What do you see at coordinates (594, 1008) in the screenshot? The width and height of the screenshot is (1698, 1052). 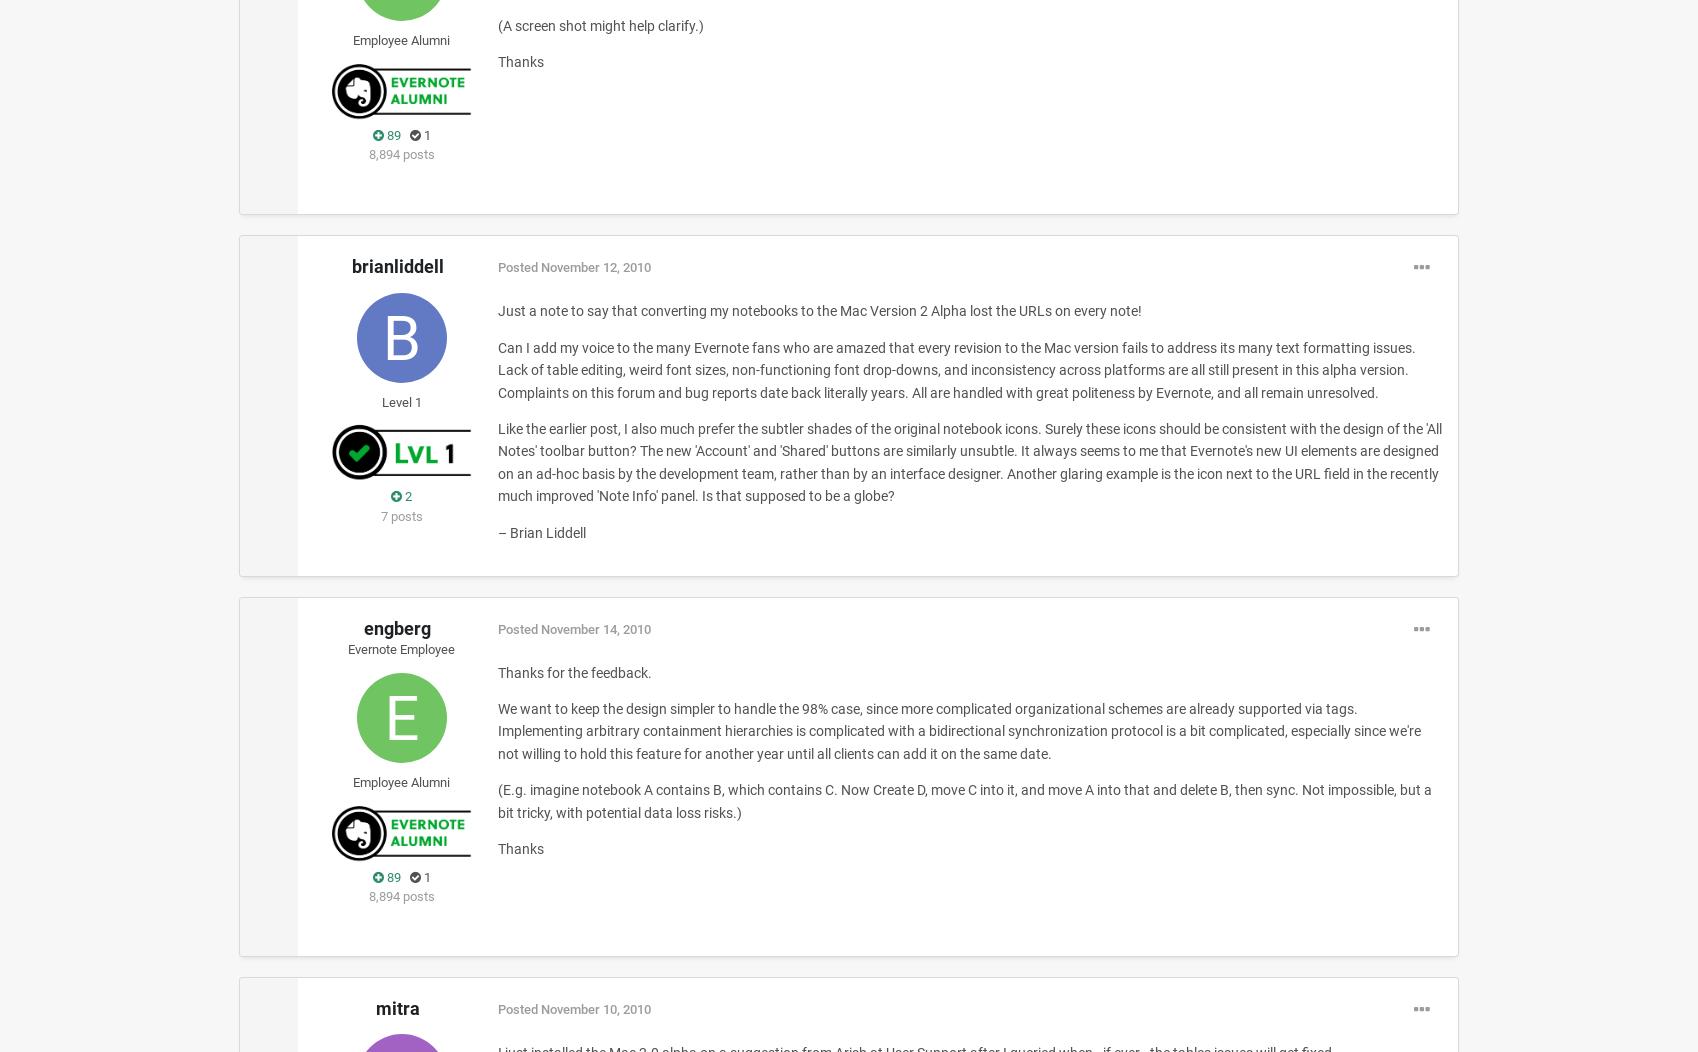 I see `'November 10, 2010'` at bounding box center [594, 1008].